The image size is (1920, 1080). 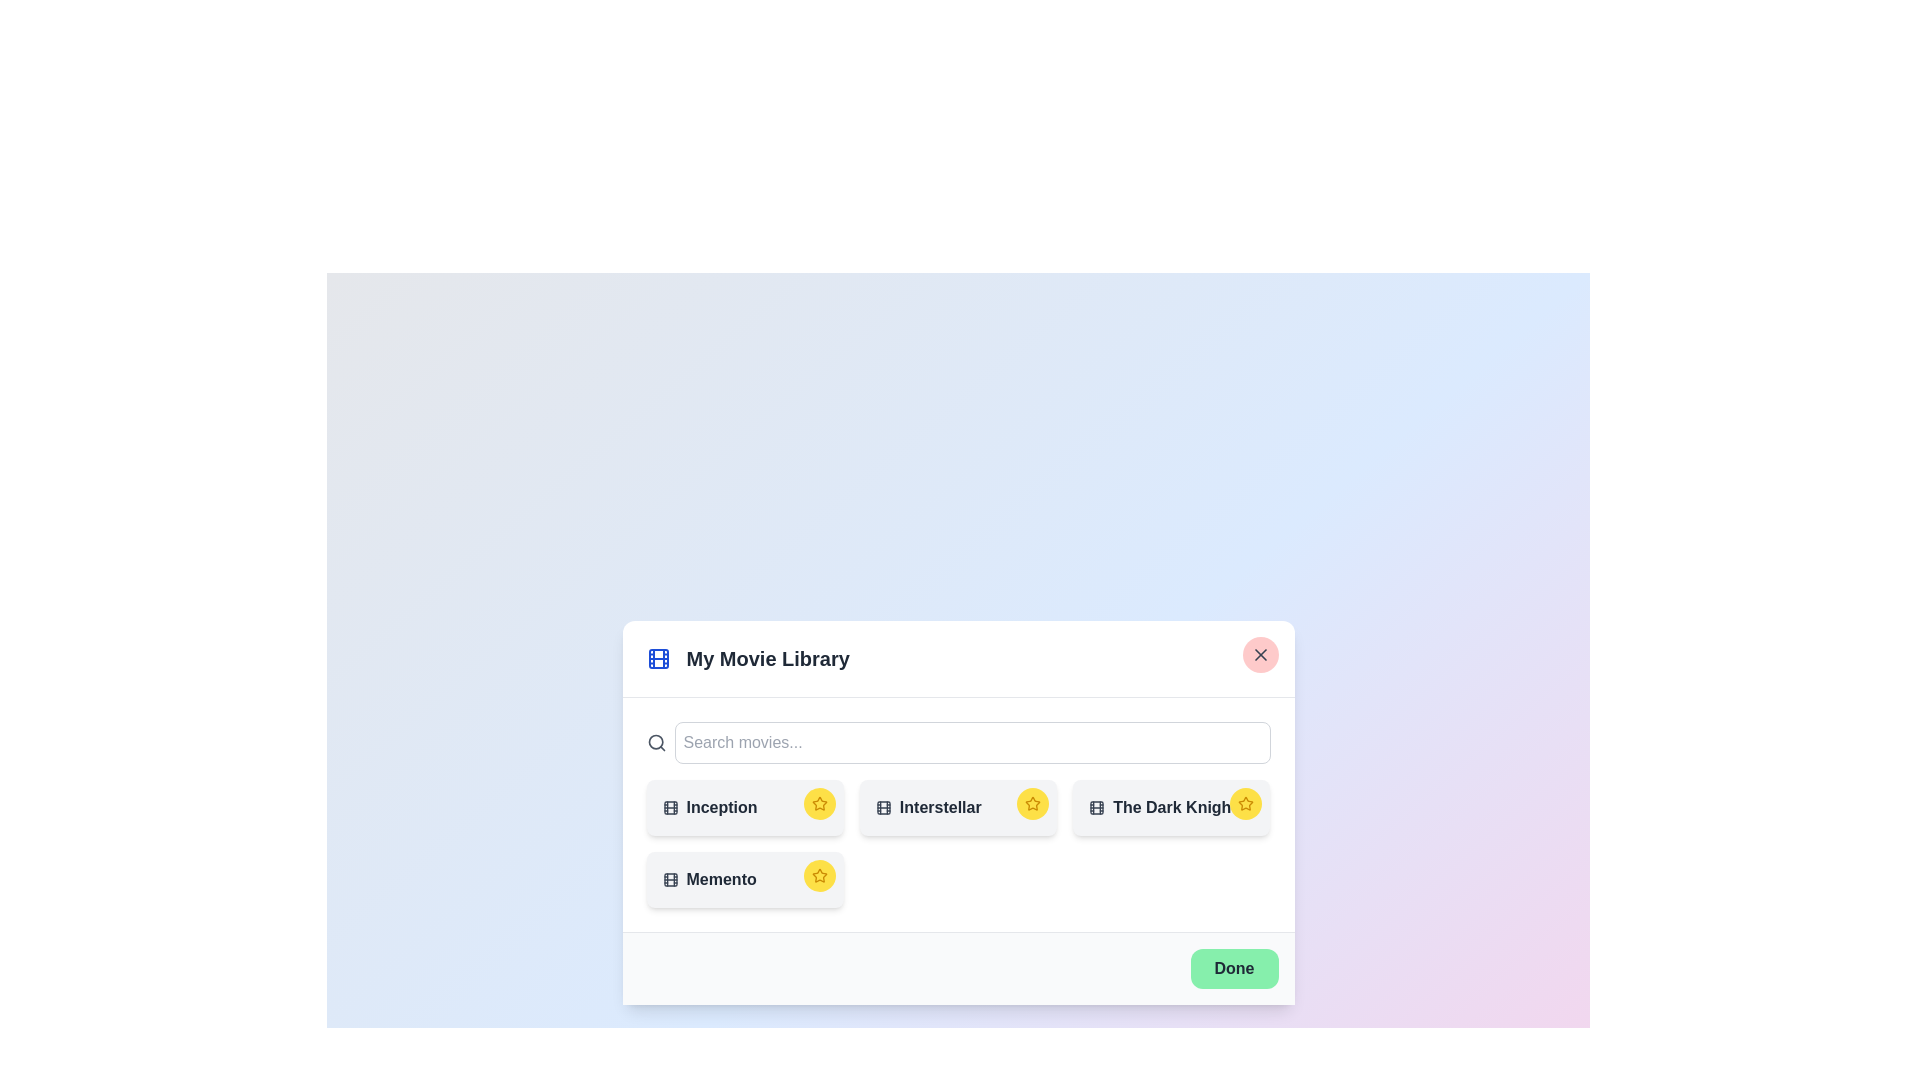 What do you see at coordinates (1259, 655) in the screenshot?
I see `the 'X' Close button in the top-right corner of the 'My Movie Library' modal dialog` at bounding box center [1259, 655].